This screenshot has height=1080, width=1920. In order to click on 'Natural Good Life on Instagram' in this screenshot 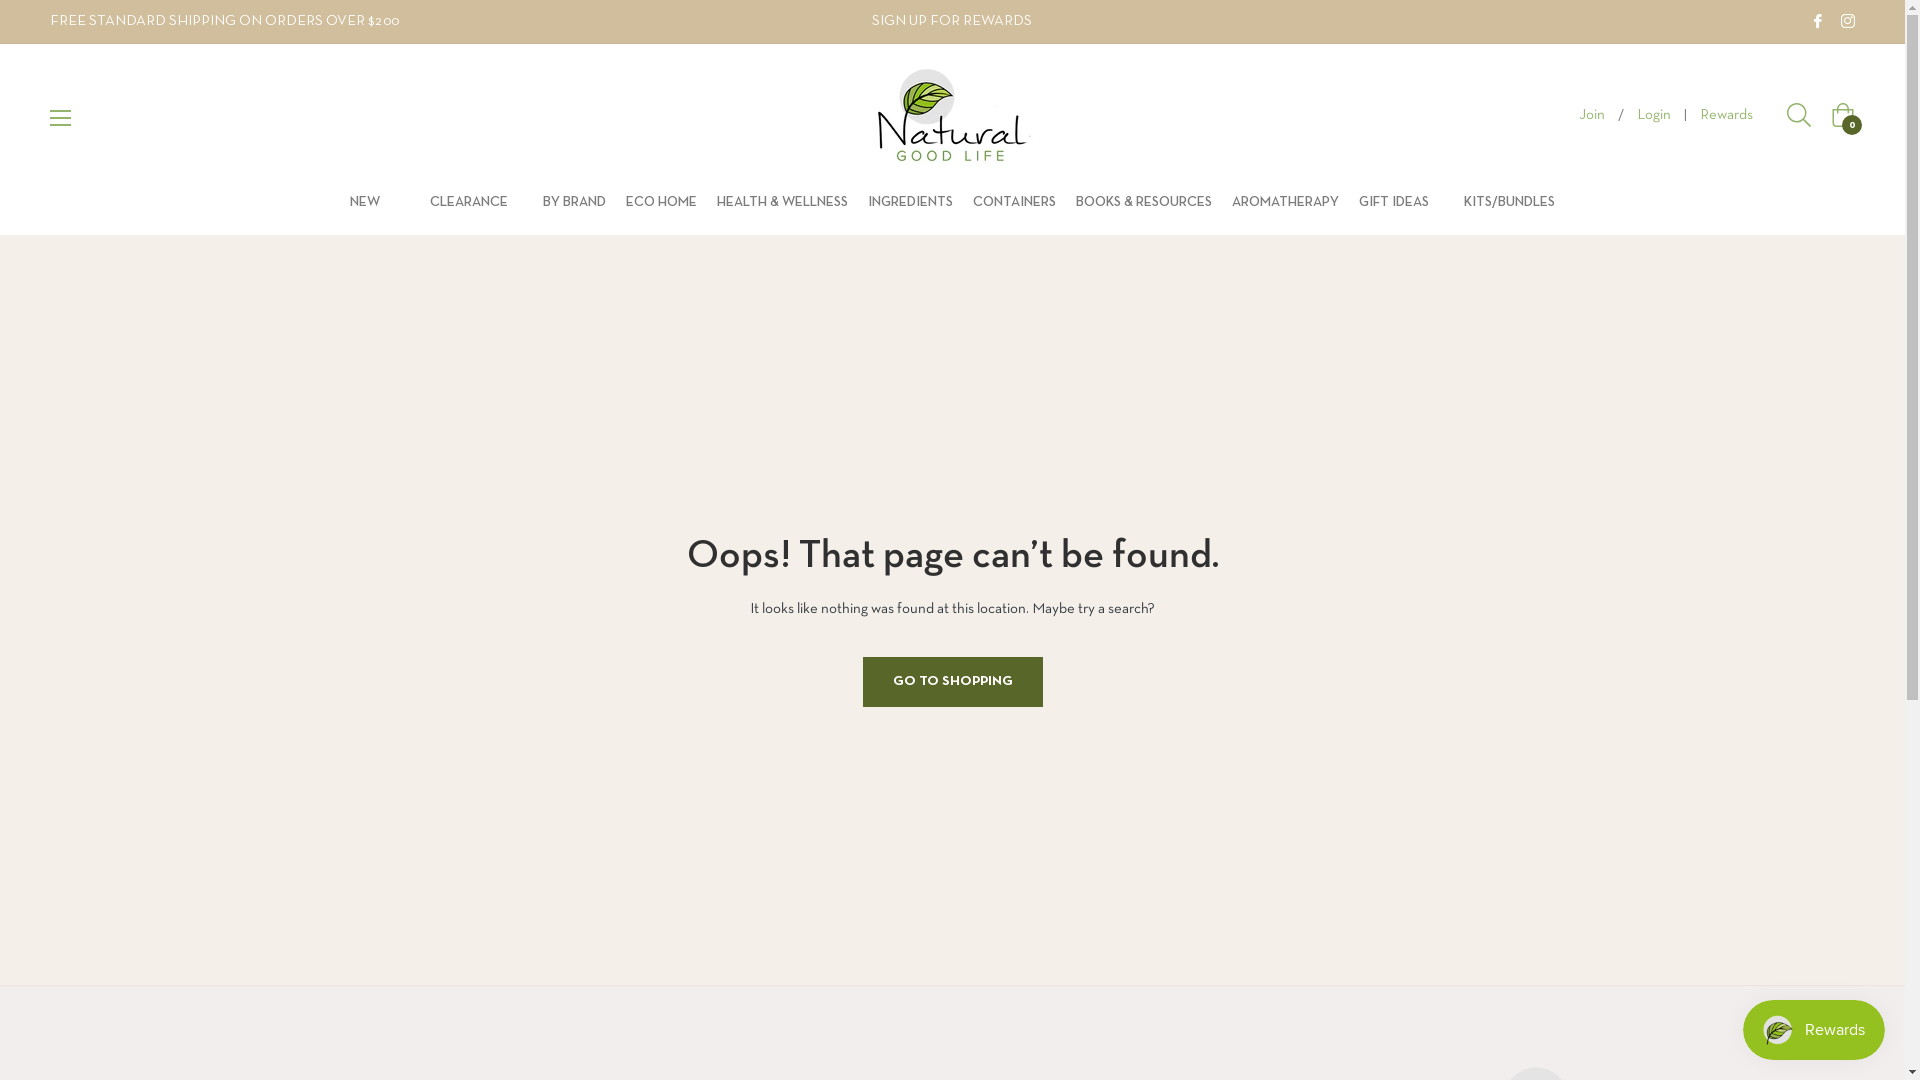, I will do `click(1847, 20)`.